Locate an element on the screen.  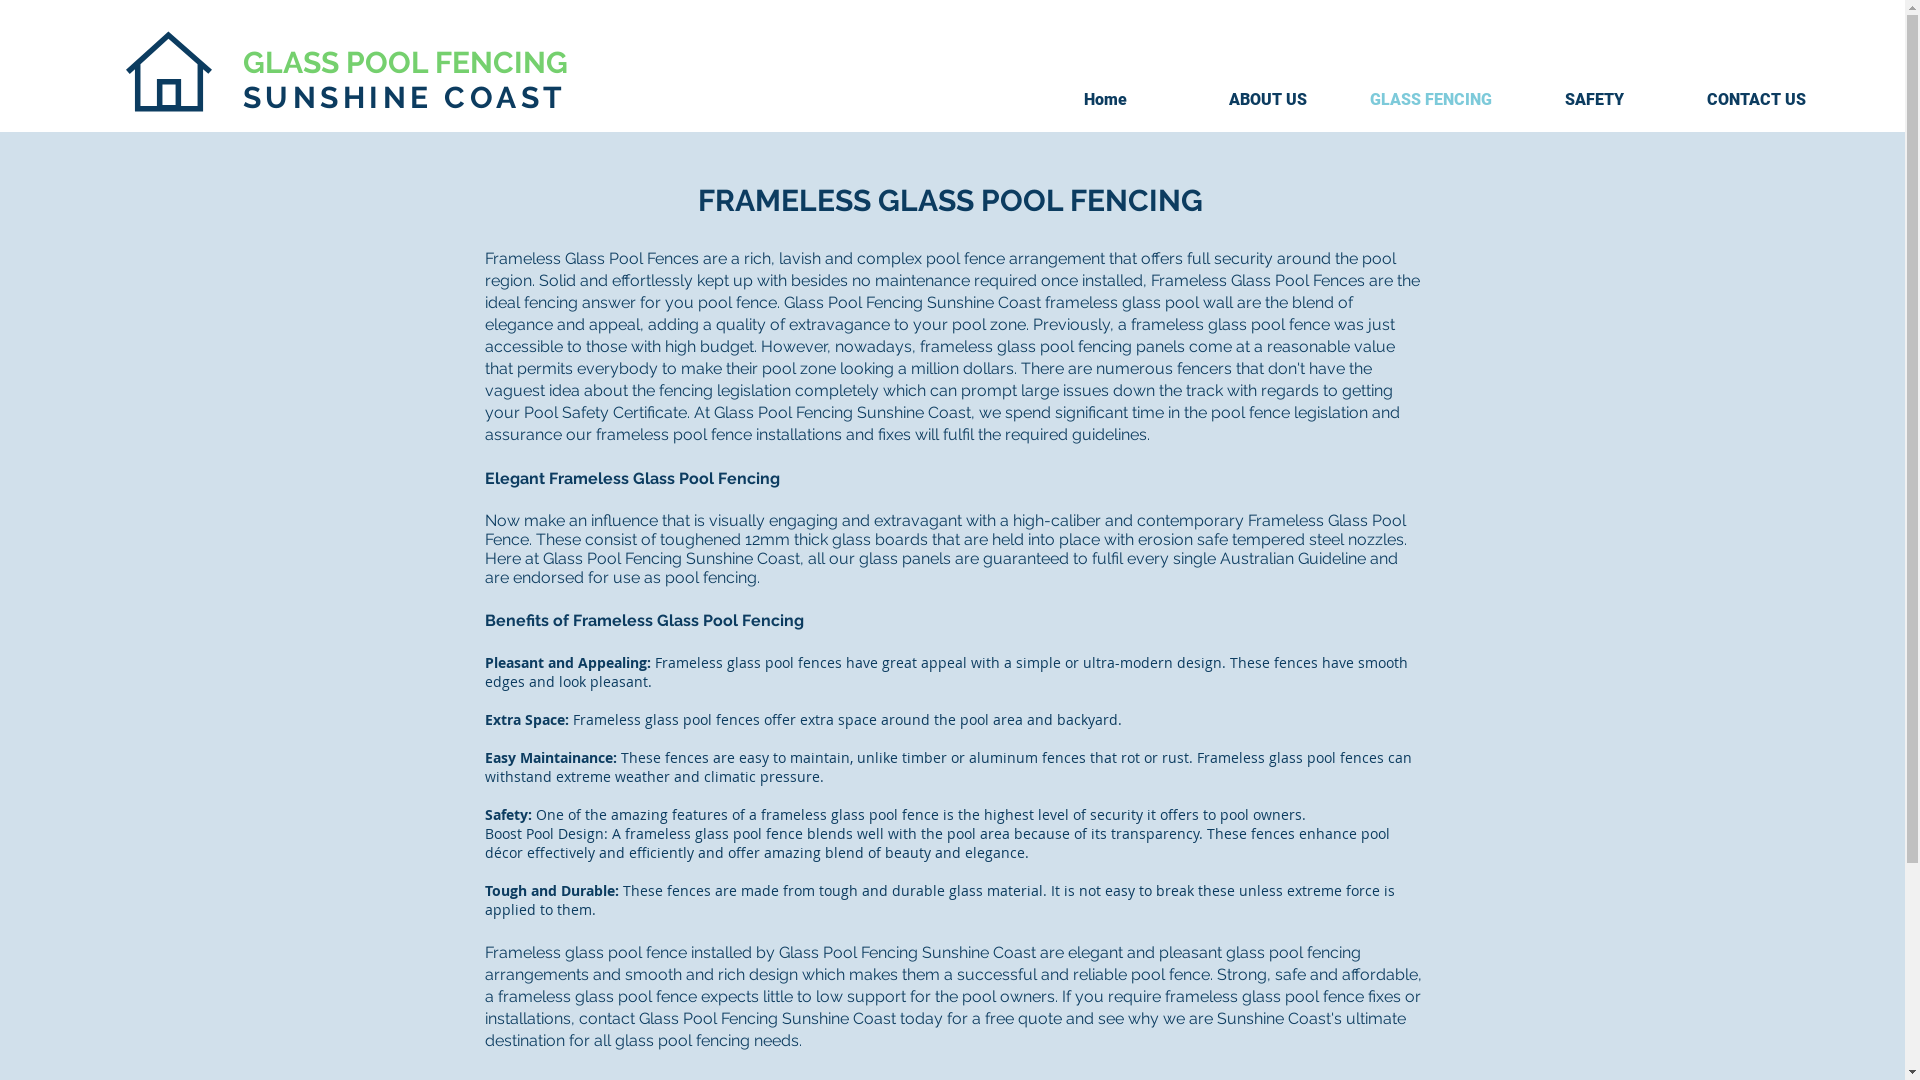
'SAFETY' is located at coordinates (1592, 100).